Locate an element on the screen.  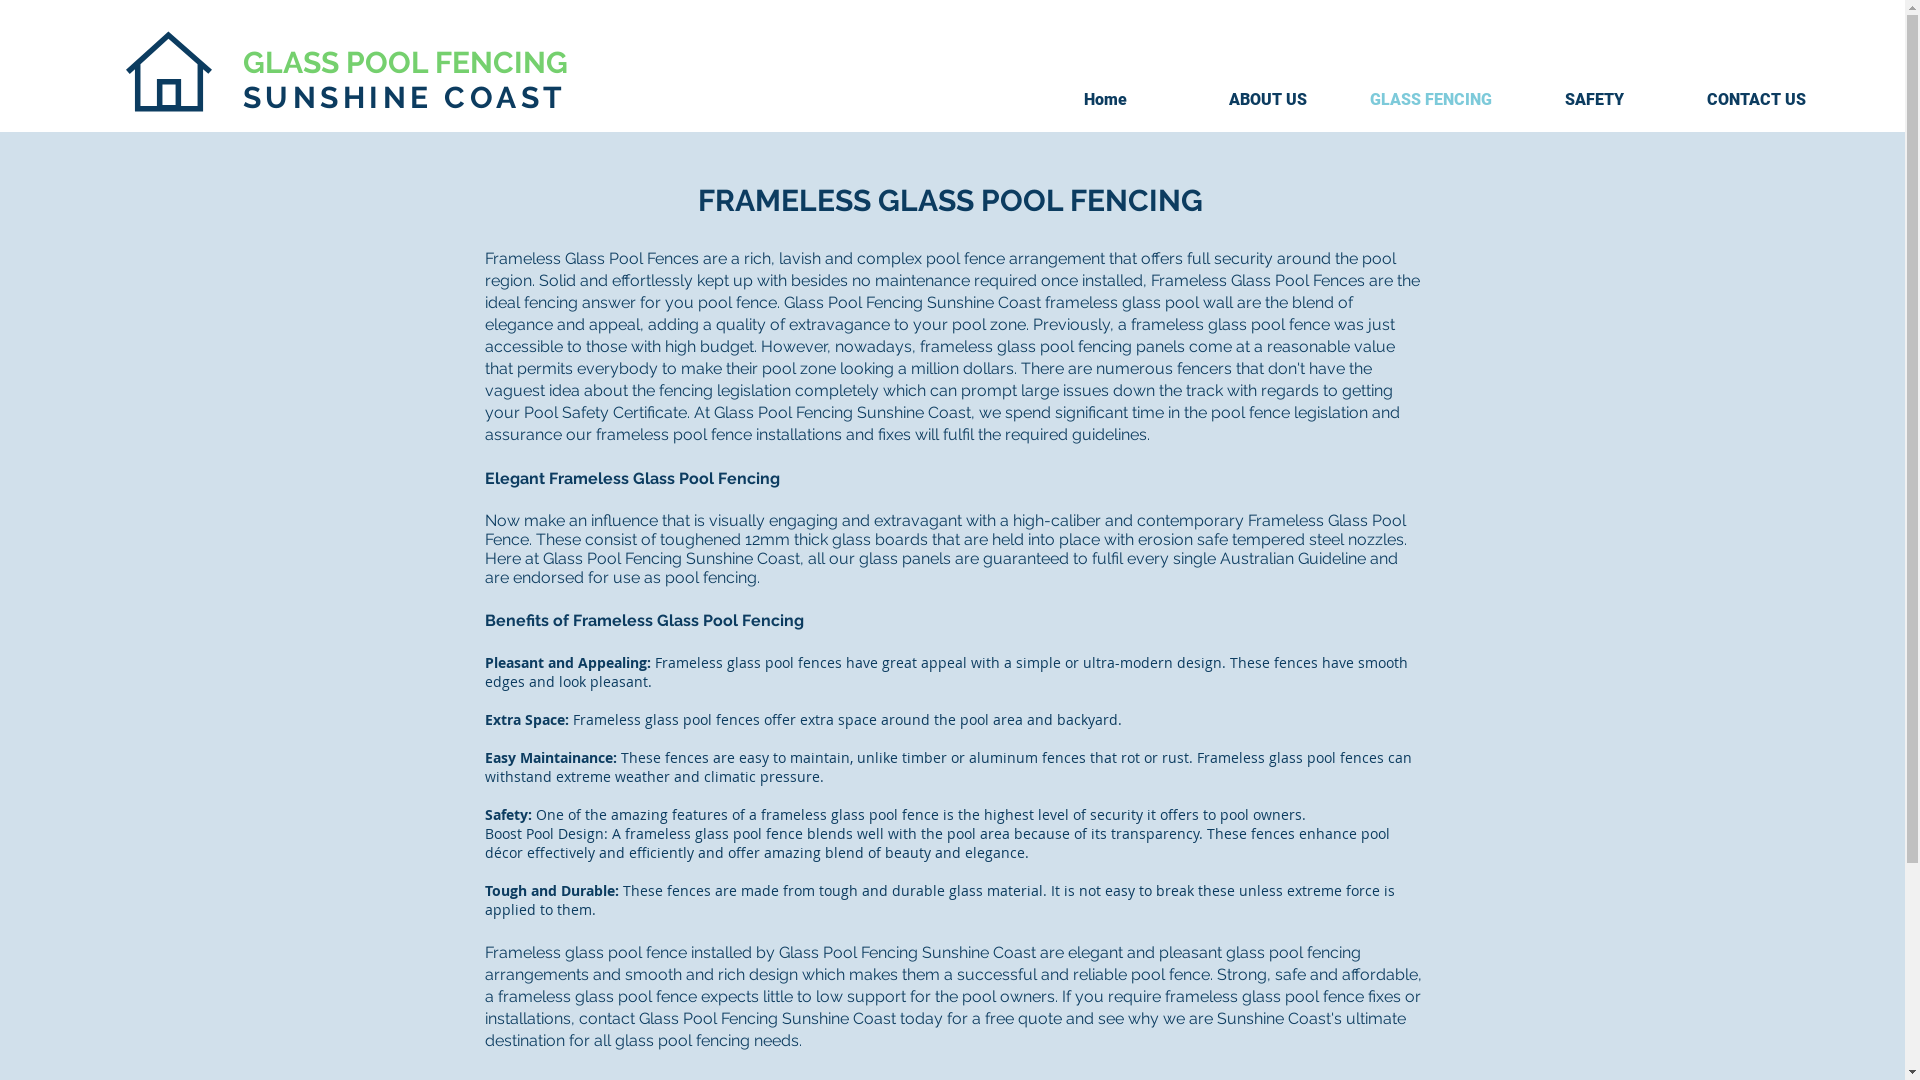
'SAFETY' is located at coordinates (1592, 100).